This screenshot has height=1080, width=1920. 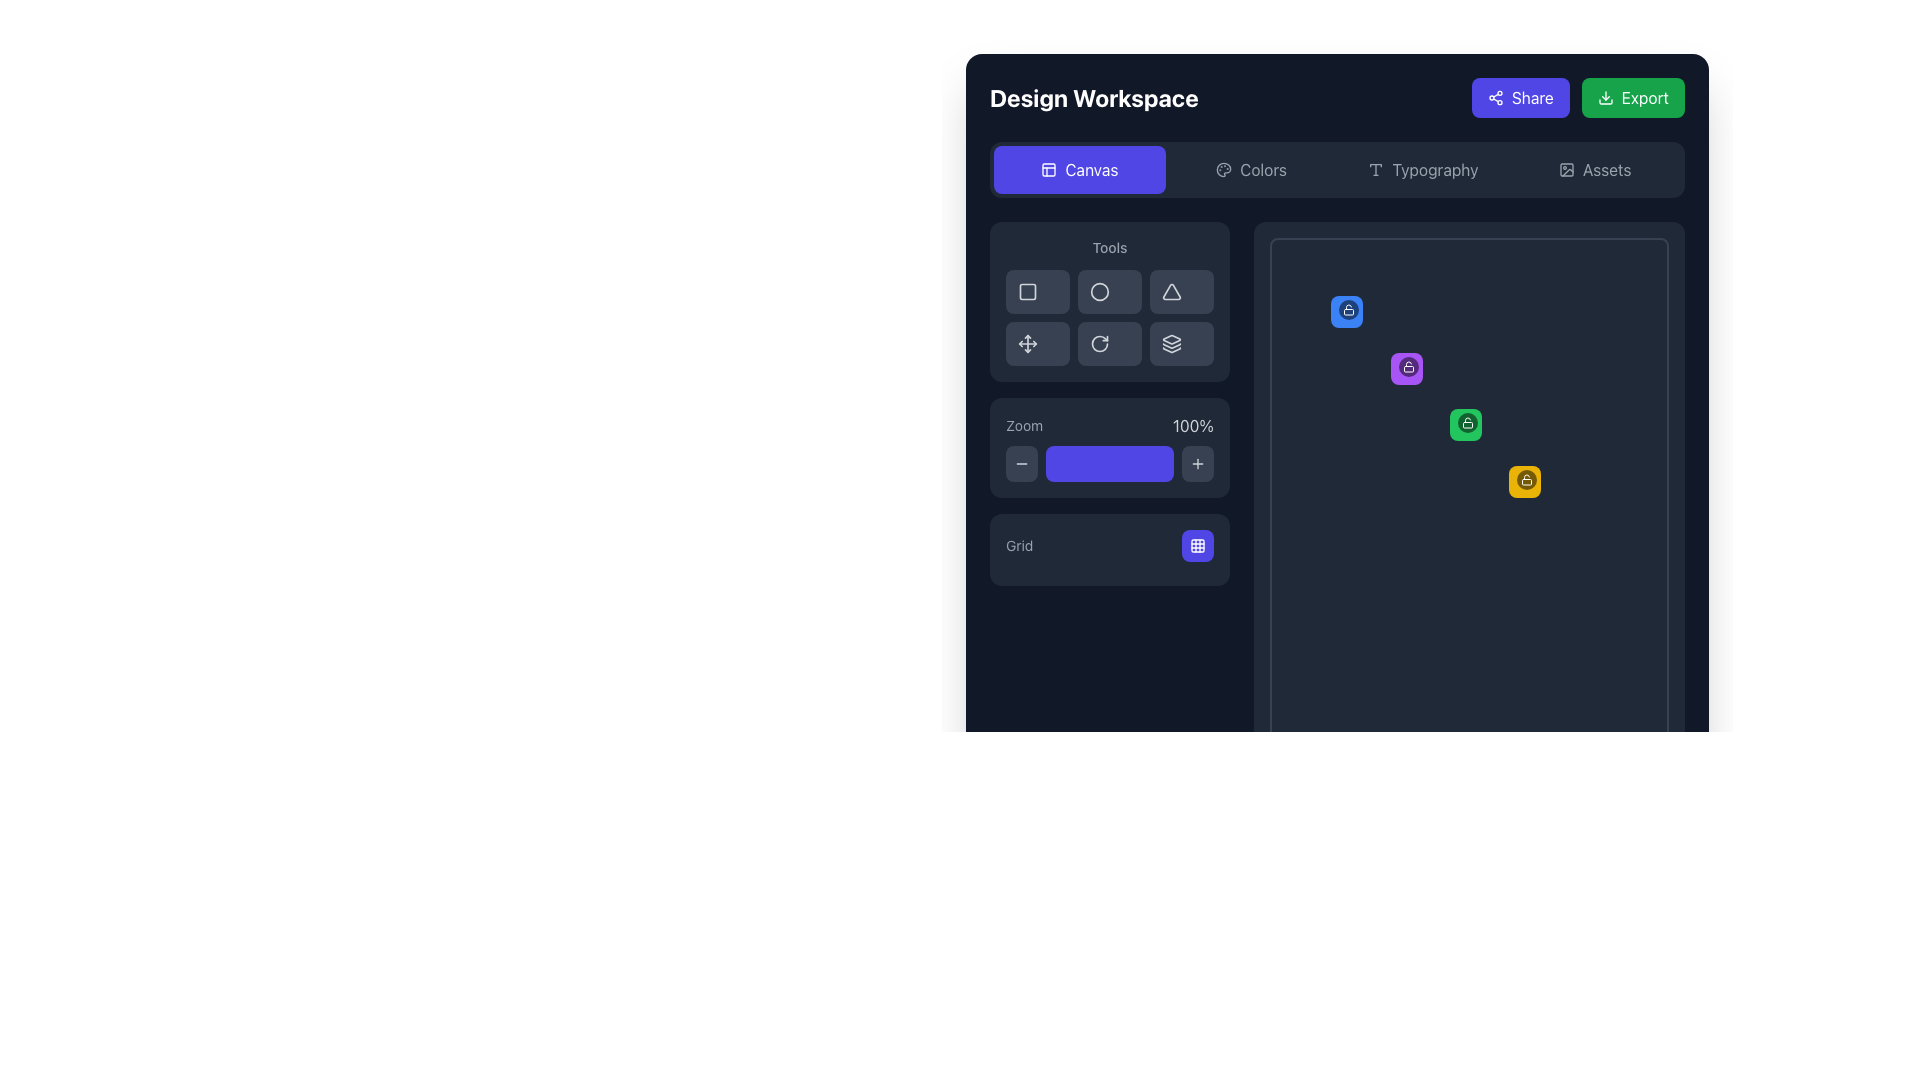 I want to click on the grid icon button located in the bottom section of the Tools panel, so click(x=1198, y=546).